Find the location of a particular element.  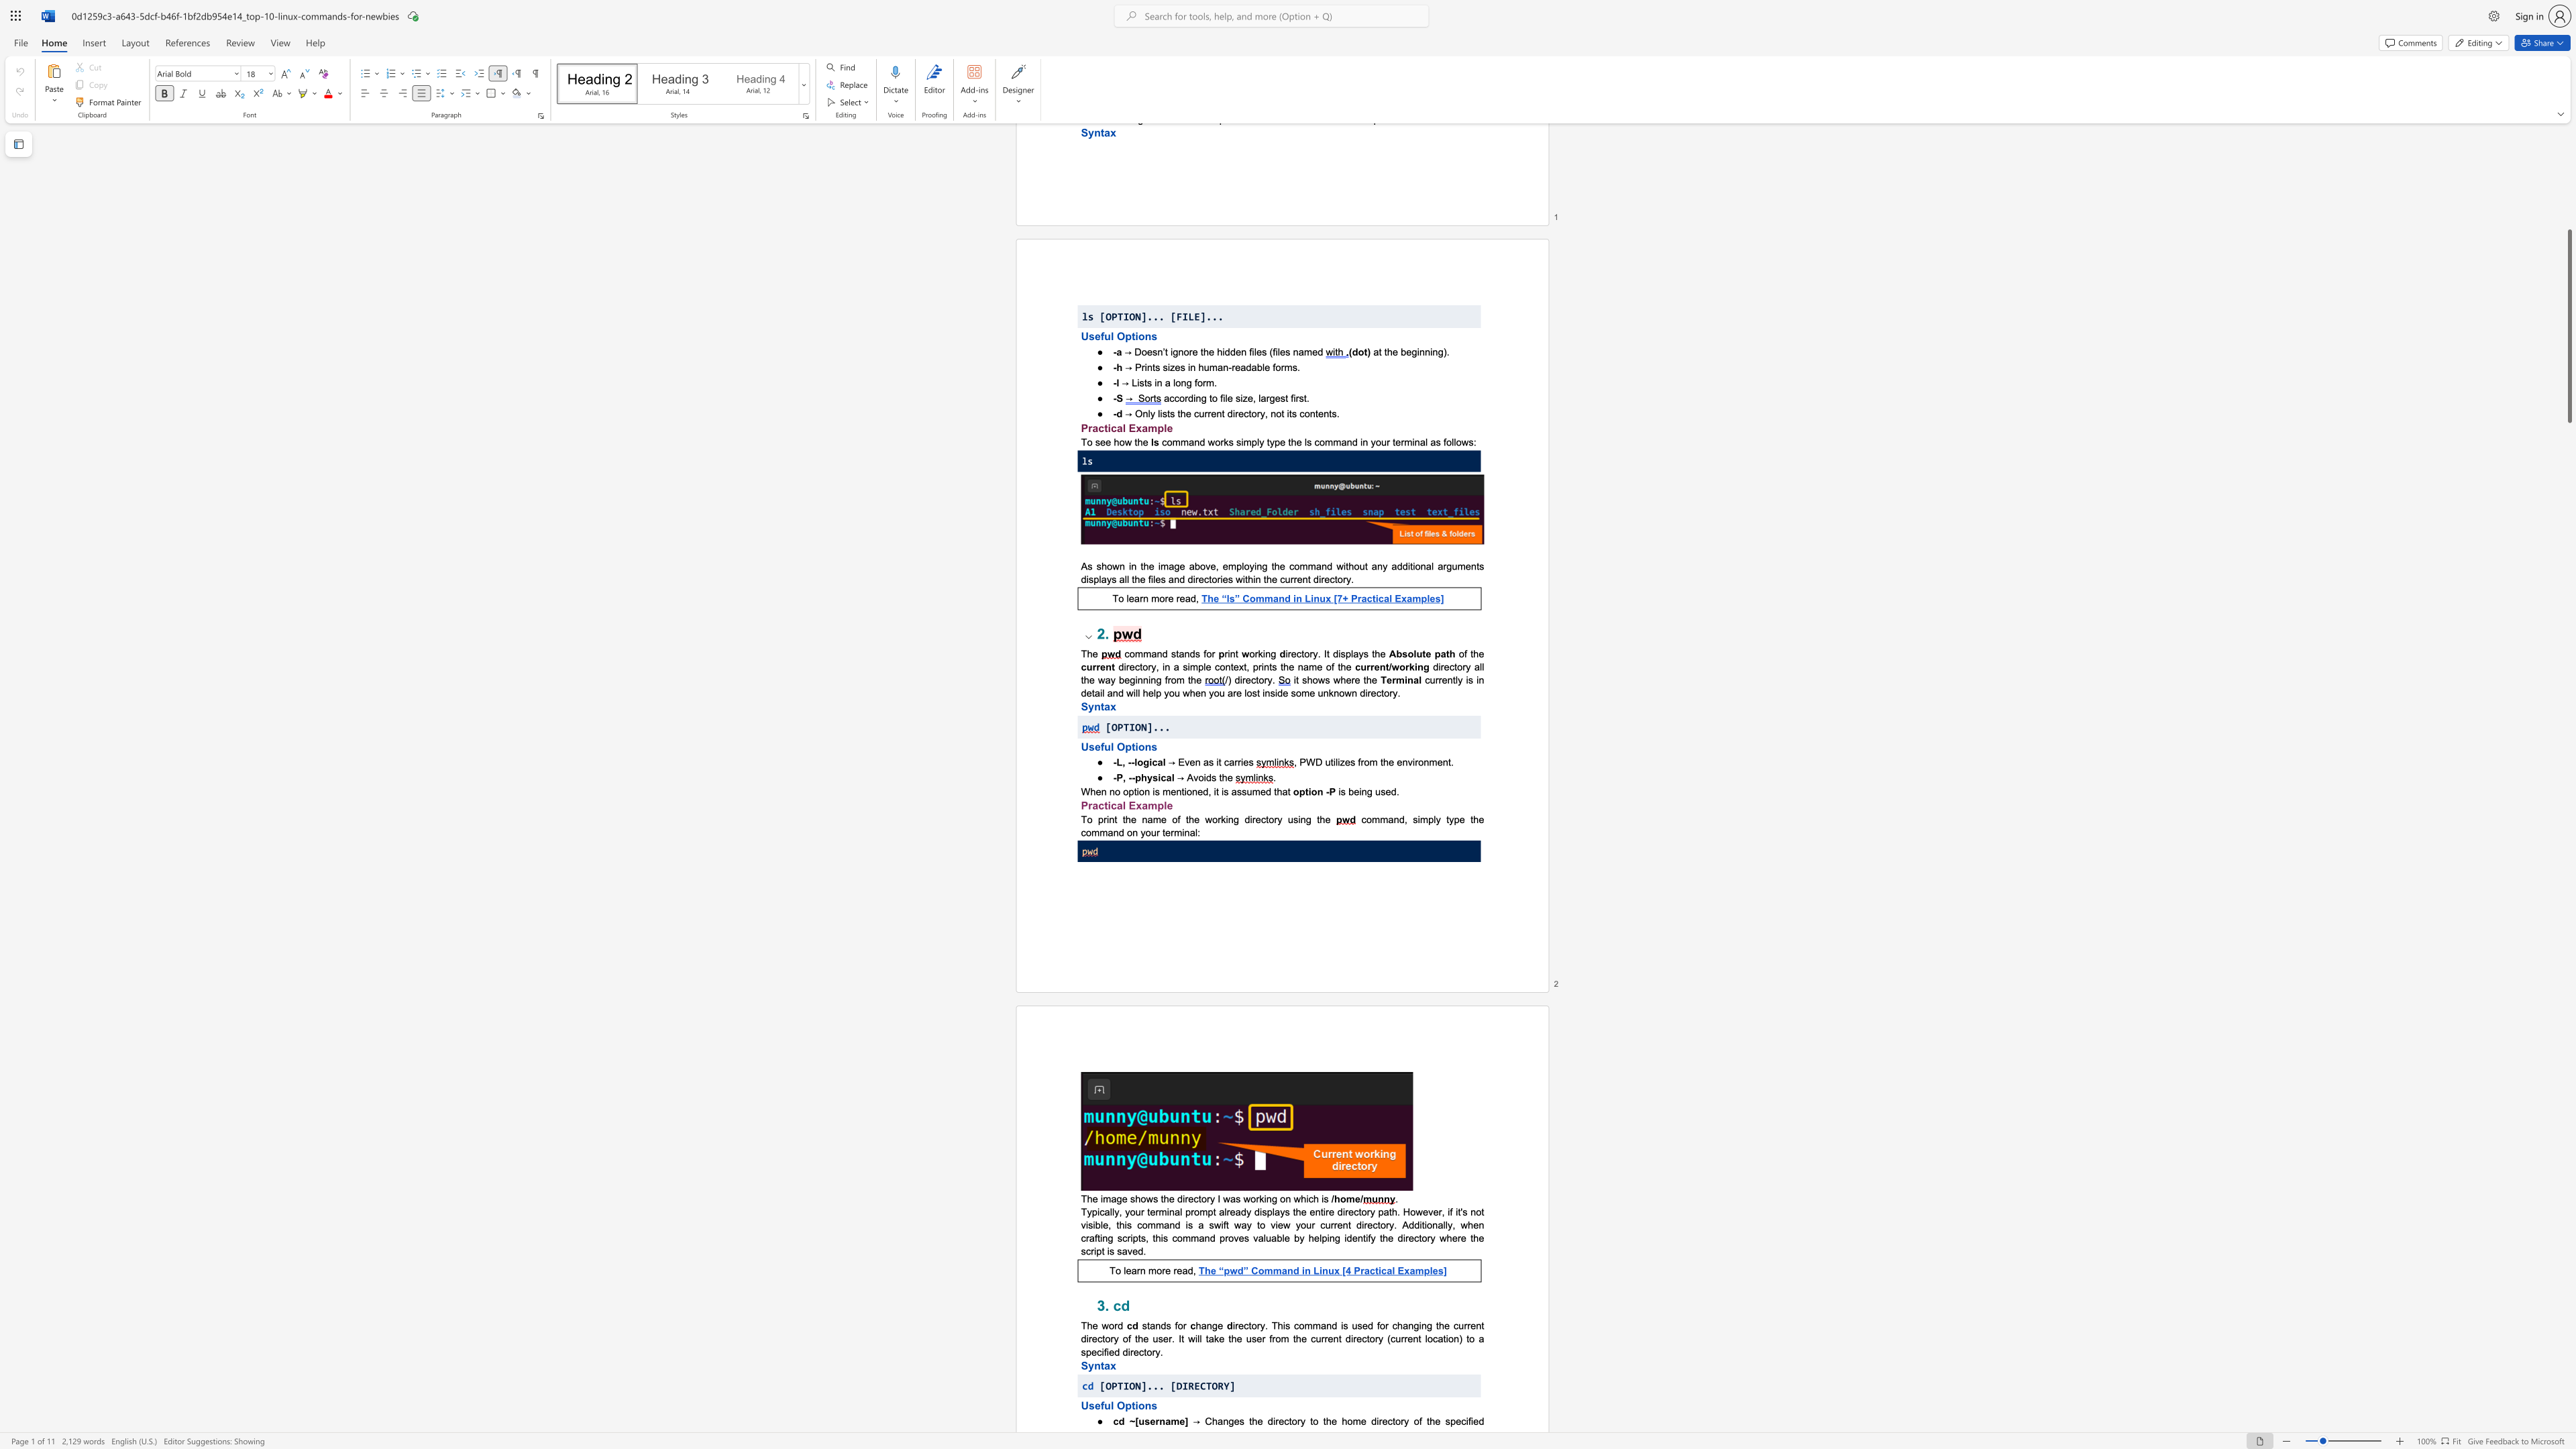

the 3th character "e" in the text is located at coordinates (1263, 791).